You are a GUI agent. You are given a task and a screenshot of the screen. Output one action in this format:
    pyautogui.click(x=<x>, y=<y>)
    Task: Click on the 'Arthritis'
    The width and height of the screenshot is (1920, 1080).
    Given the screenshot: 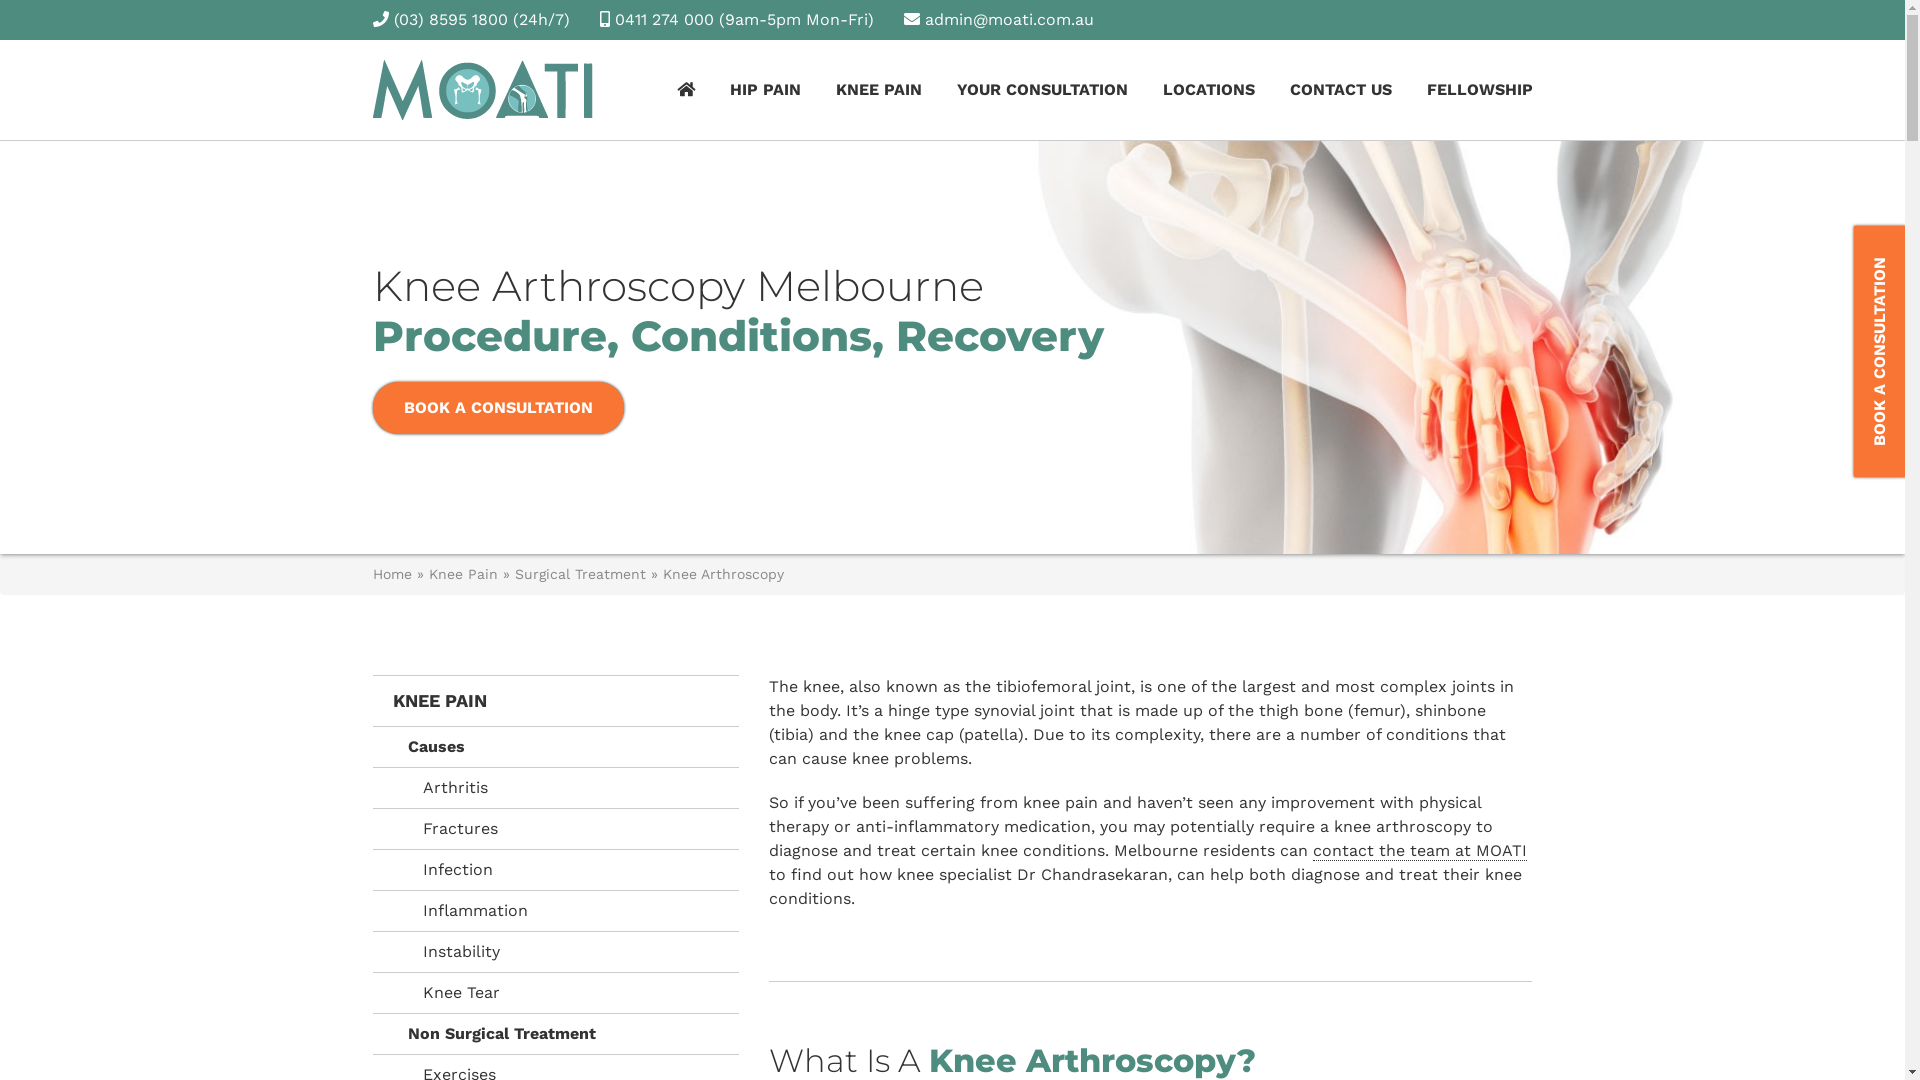 What is the action you would take?
    pyautogui.click(x=555, y=787)
    